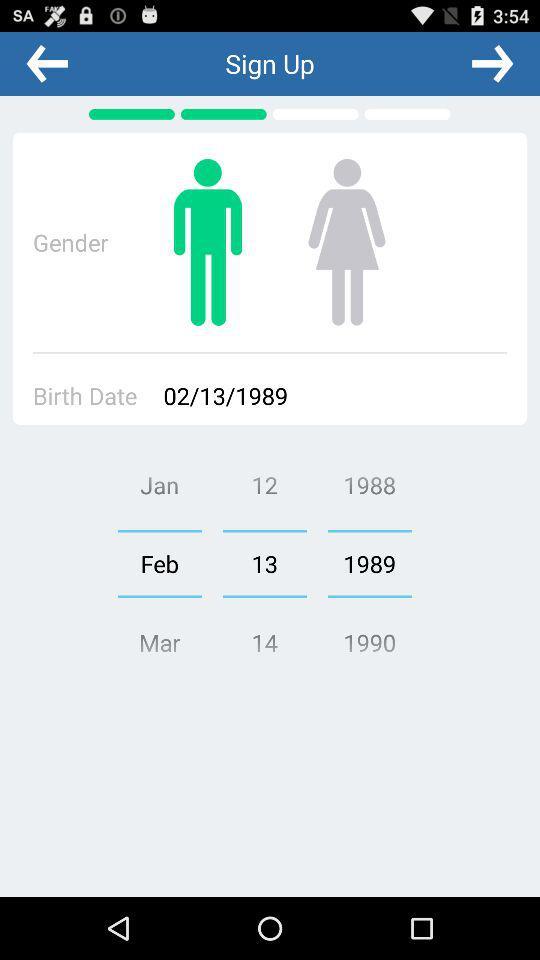  I want to click on the arrow_backward icon, so click(47, 68).